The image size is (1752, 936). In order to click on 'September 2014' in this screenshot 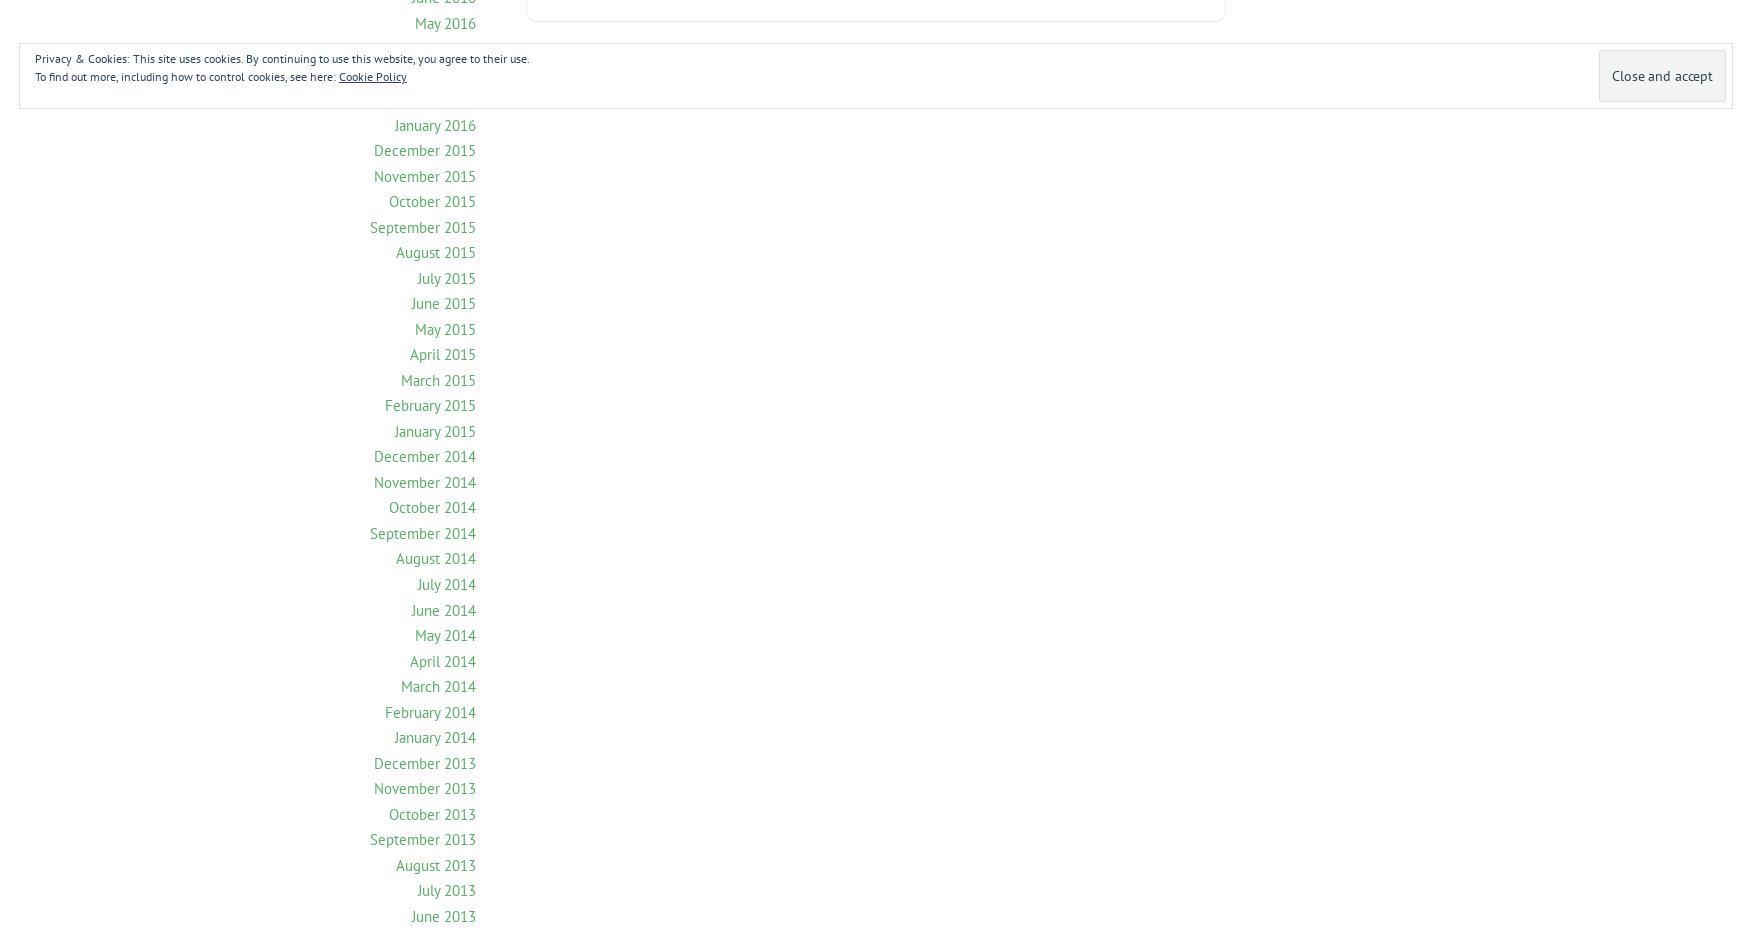, I will do `click(421, 532)`.